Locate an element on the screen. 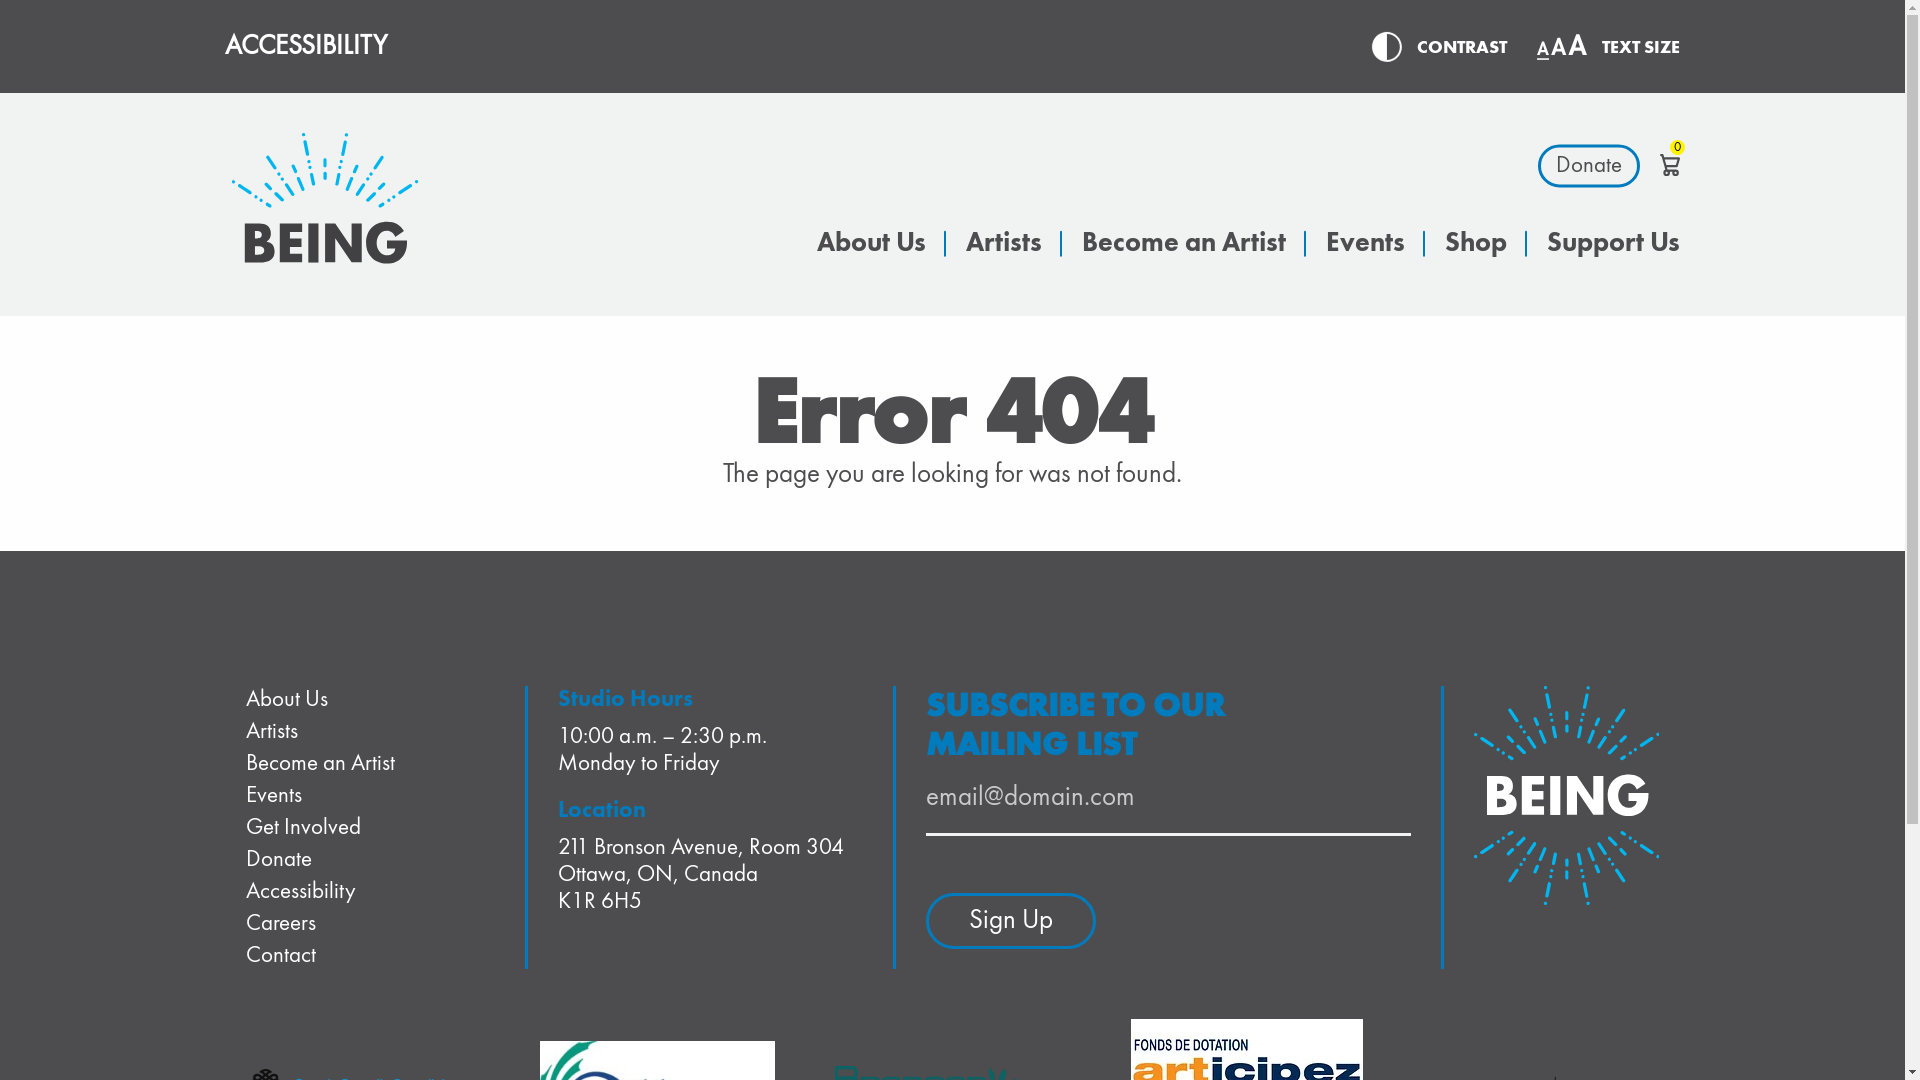 The height and width of the screenshot is (1080, 1920). 'Contact' is located at coordinates (280, 954).